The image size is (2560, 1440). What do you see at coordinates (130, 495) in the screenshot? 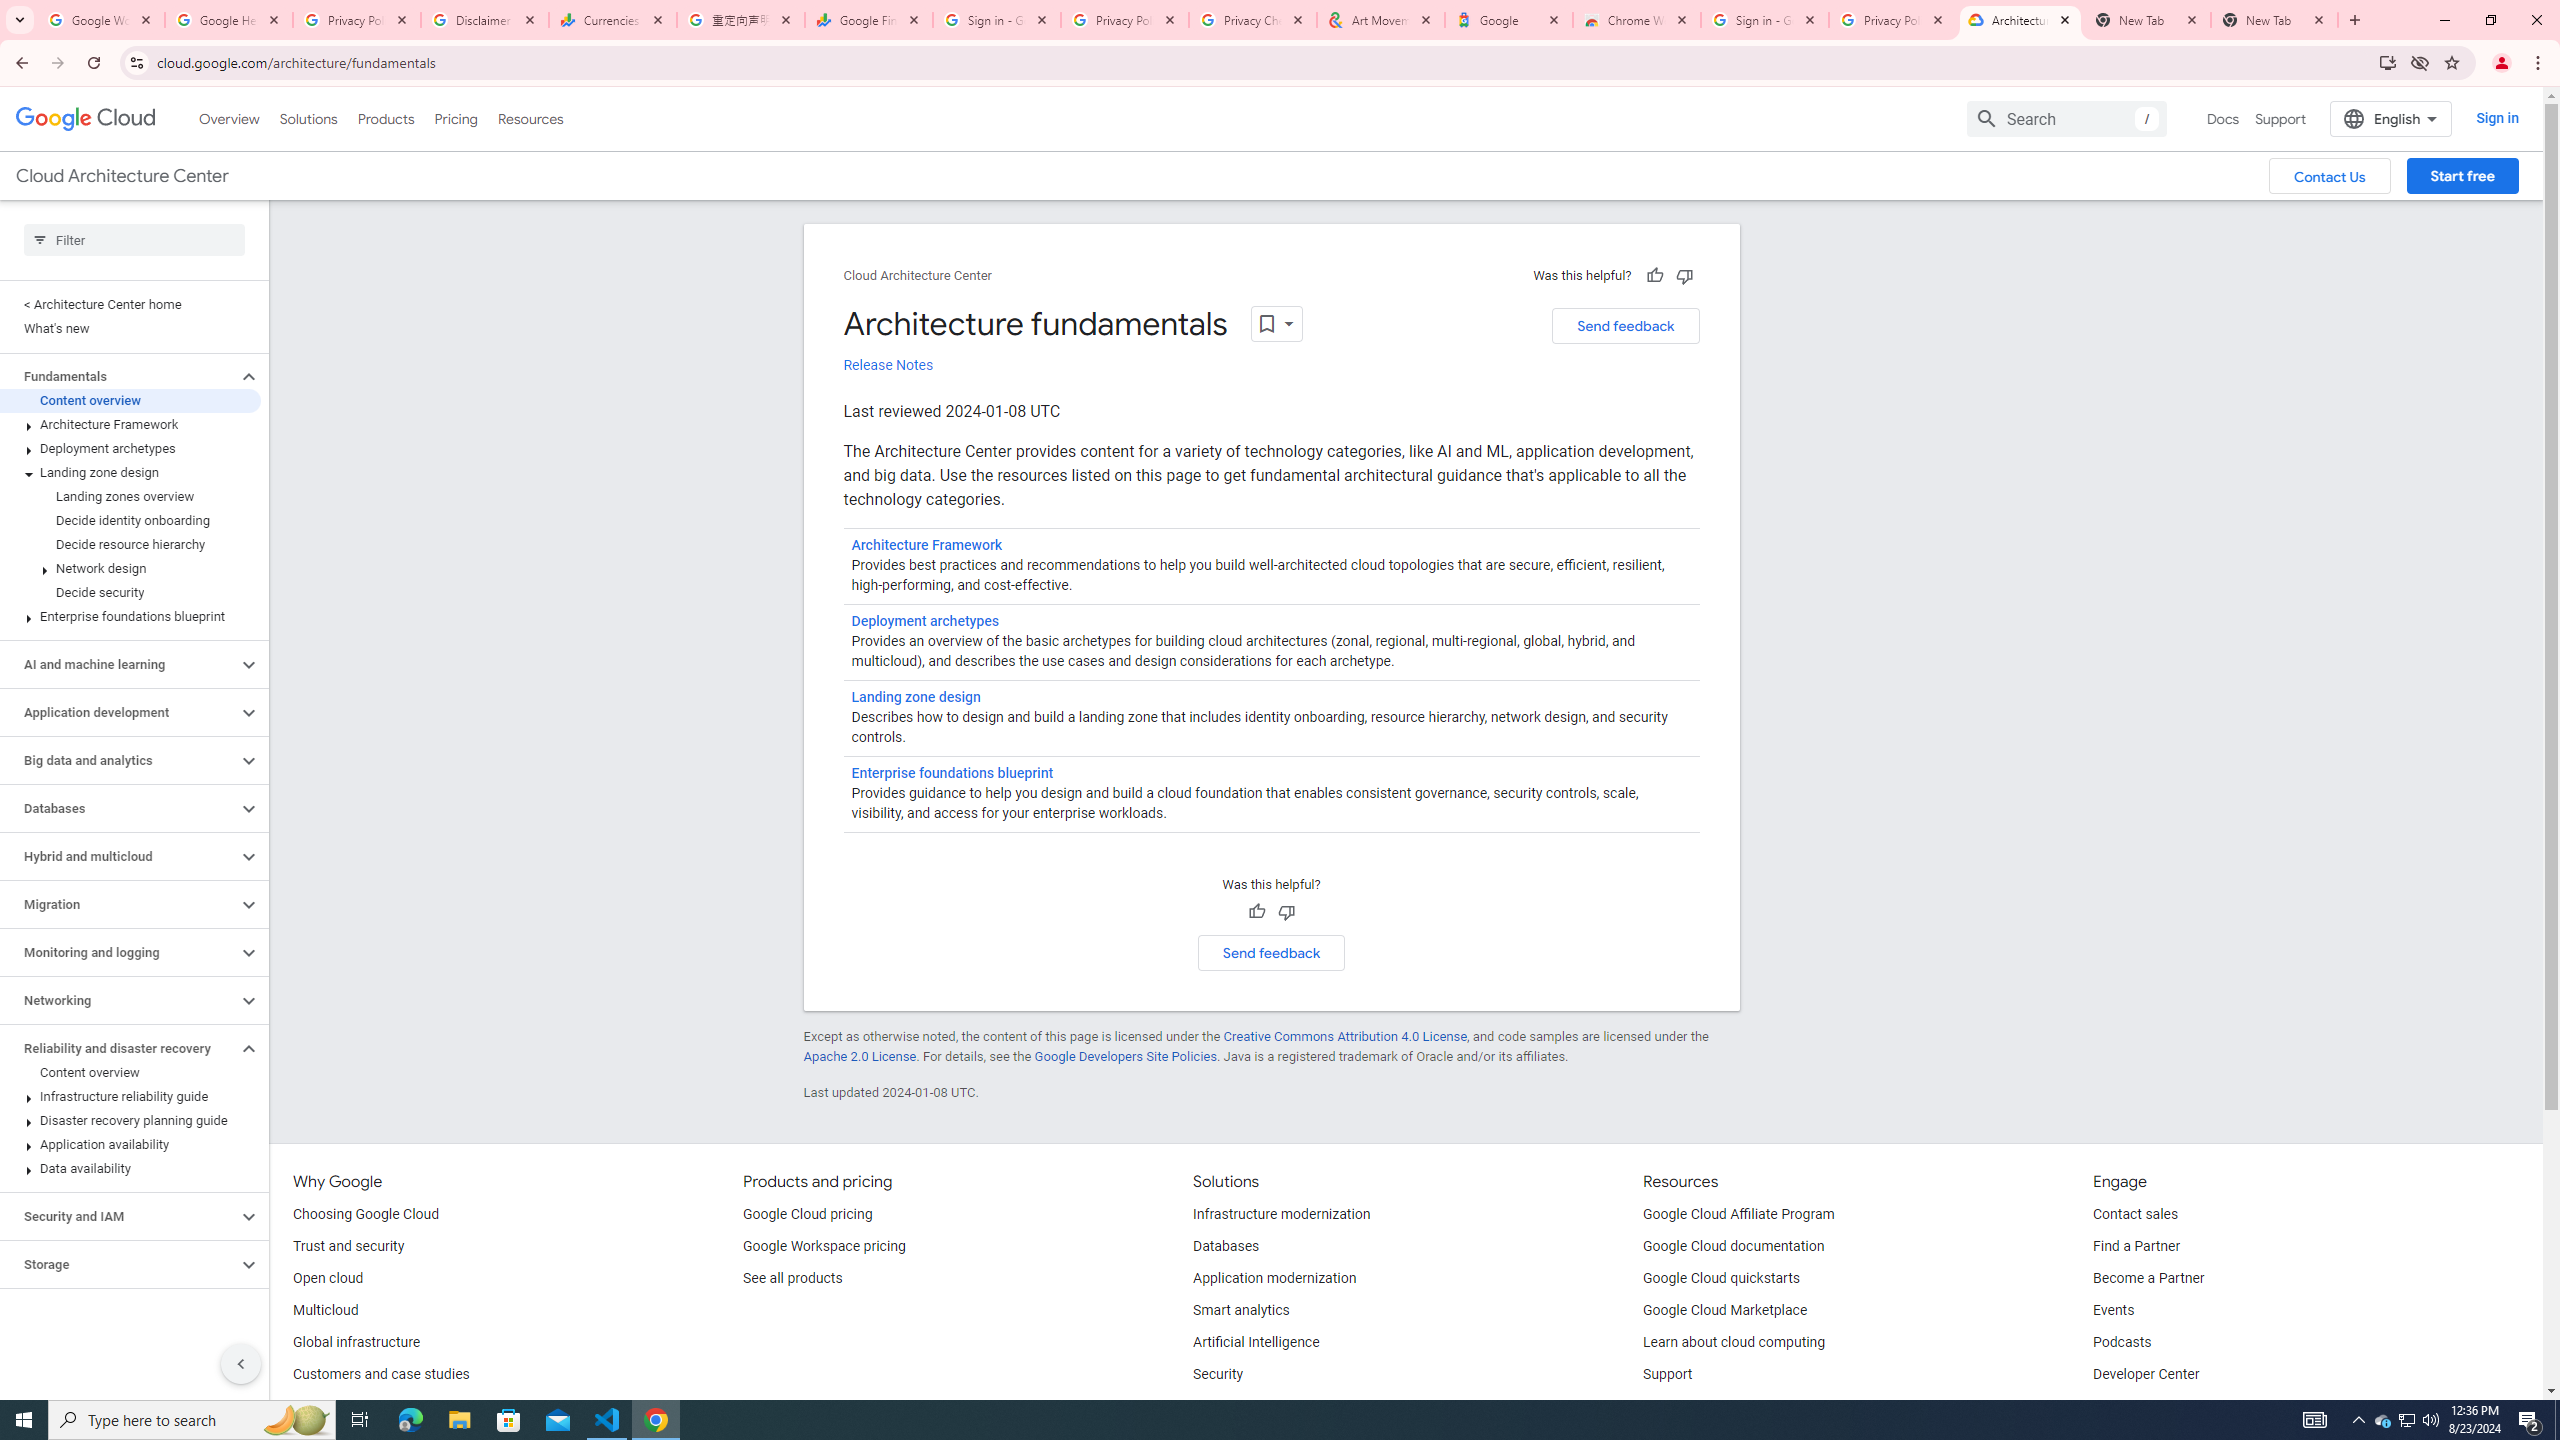
I see `'Landing zones overview'` at bounding box center [130, 495].